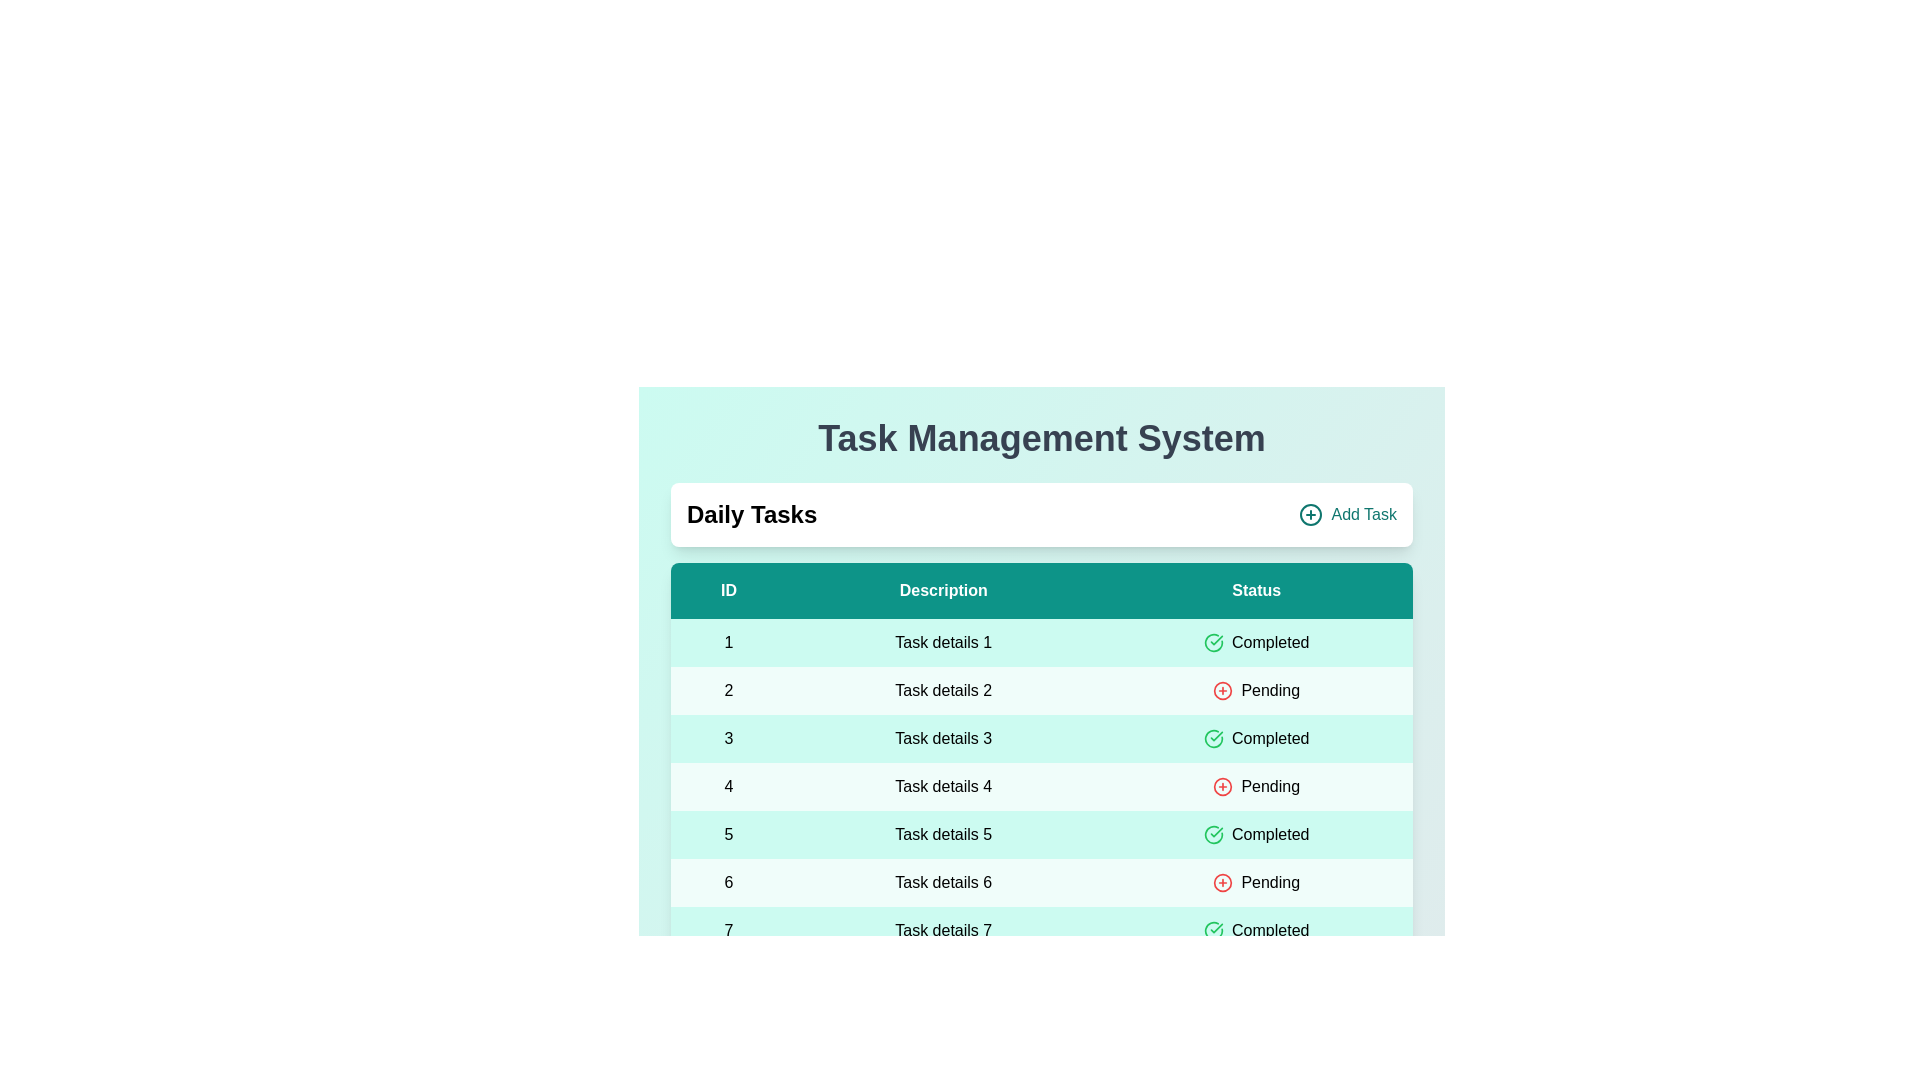  Describe the element at coordinates (1348, 514) in the screenshot. I see `the 'Add Task' button to initiate adding a new task` at that location.